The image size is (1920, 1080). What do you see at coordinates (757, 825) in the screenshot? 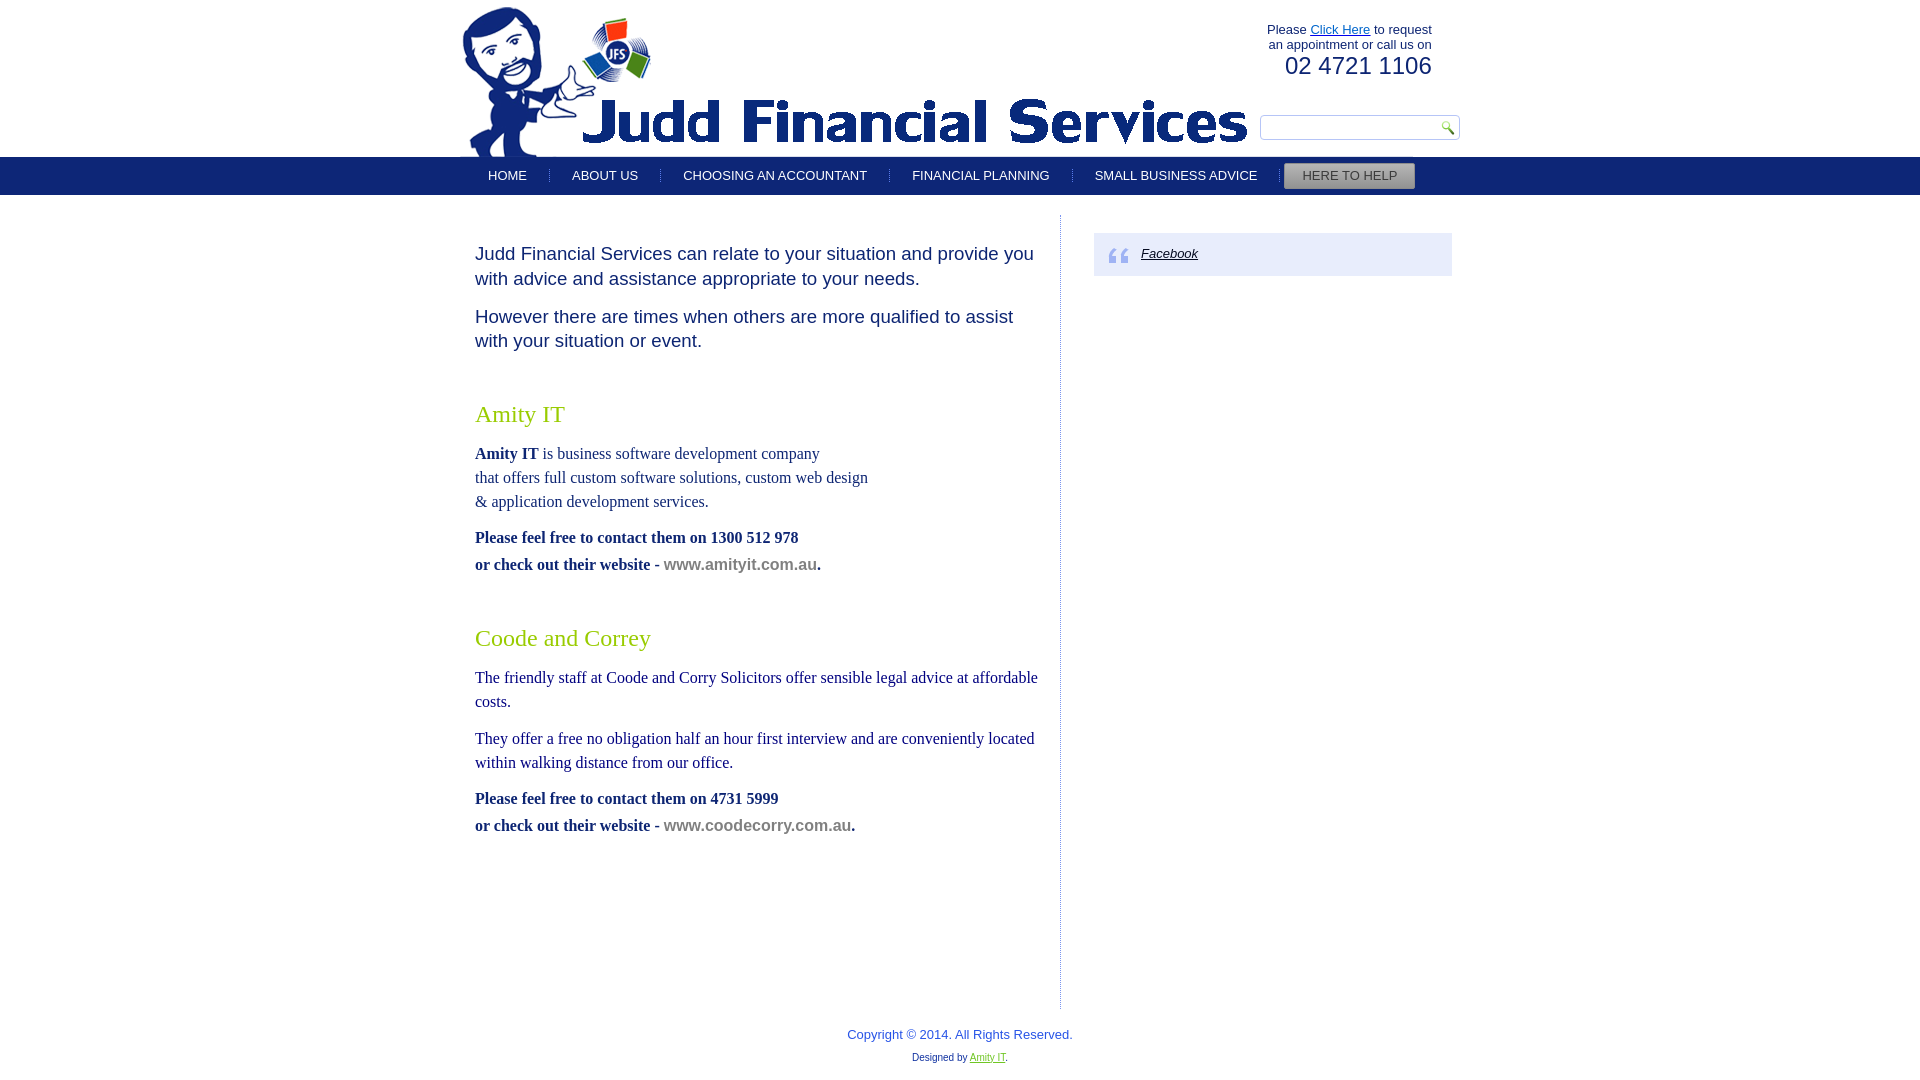
I see `'www.coodecorry.com.au'` at bounding box center [757, 825].